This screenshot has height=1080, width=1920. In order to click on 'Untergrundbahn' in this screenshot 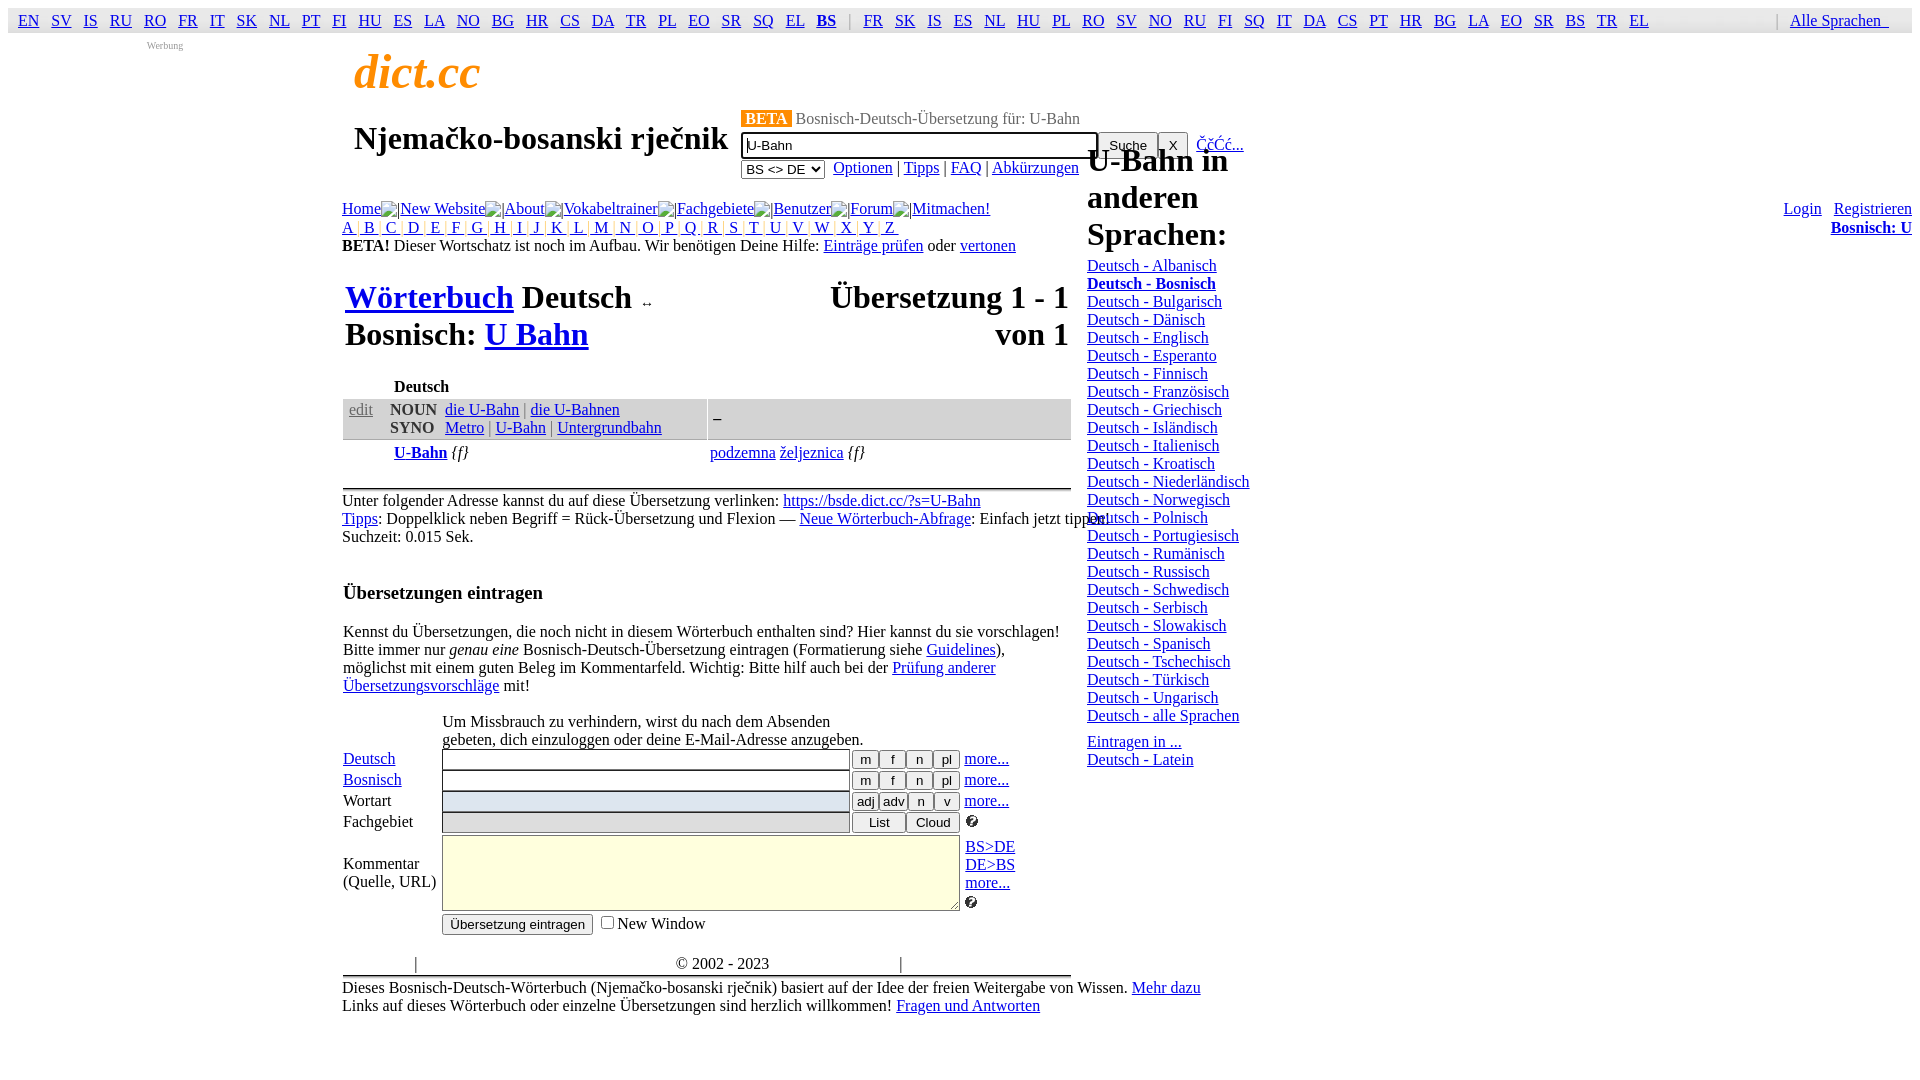, I will do `click(608, 426)`.